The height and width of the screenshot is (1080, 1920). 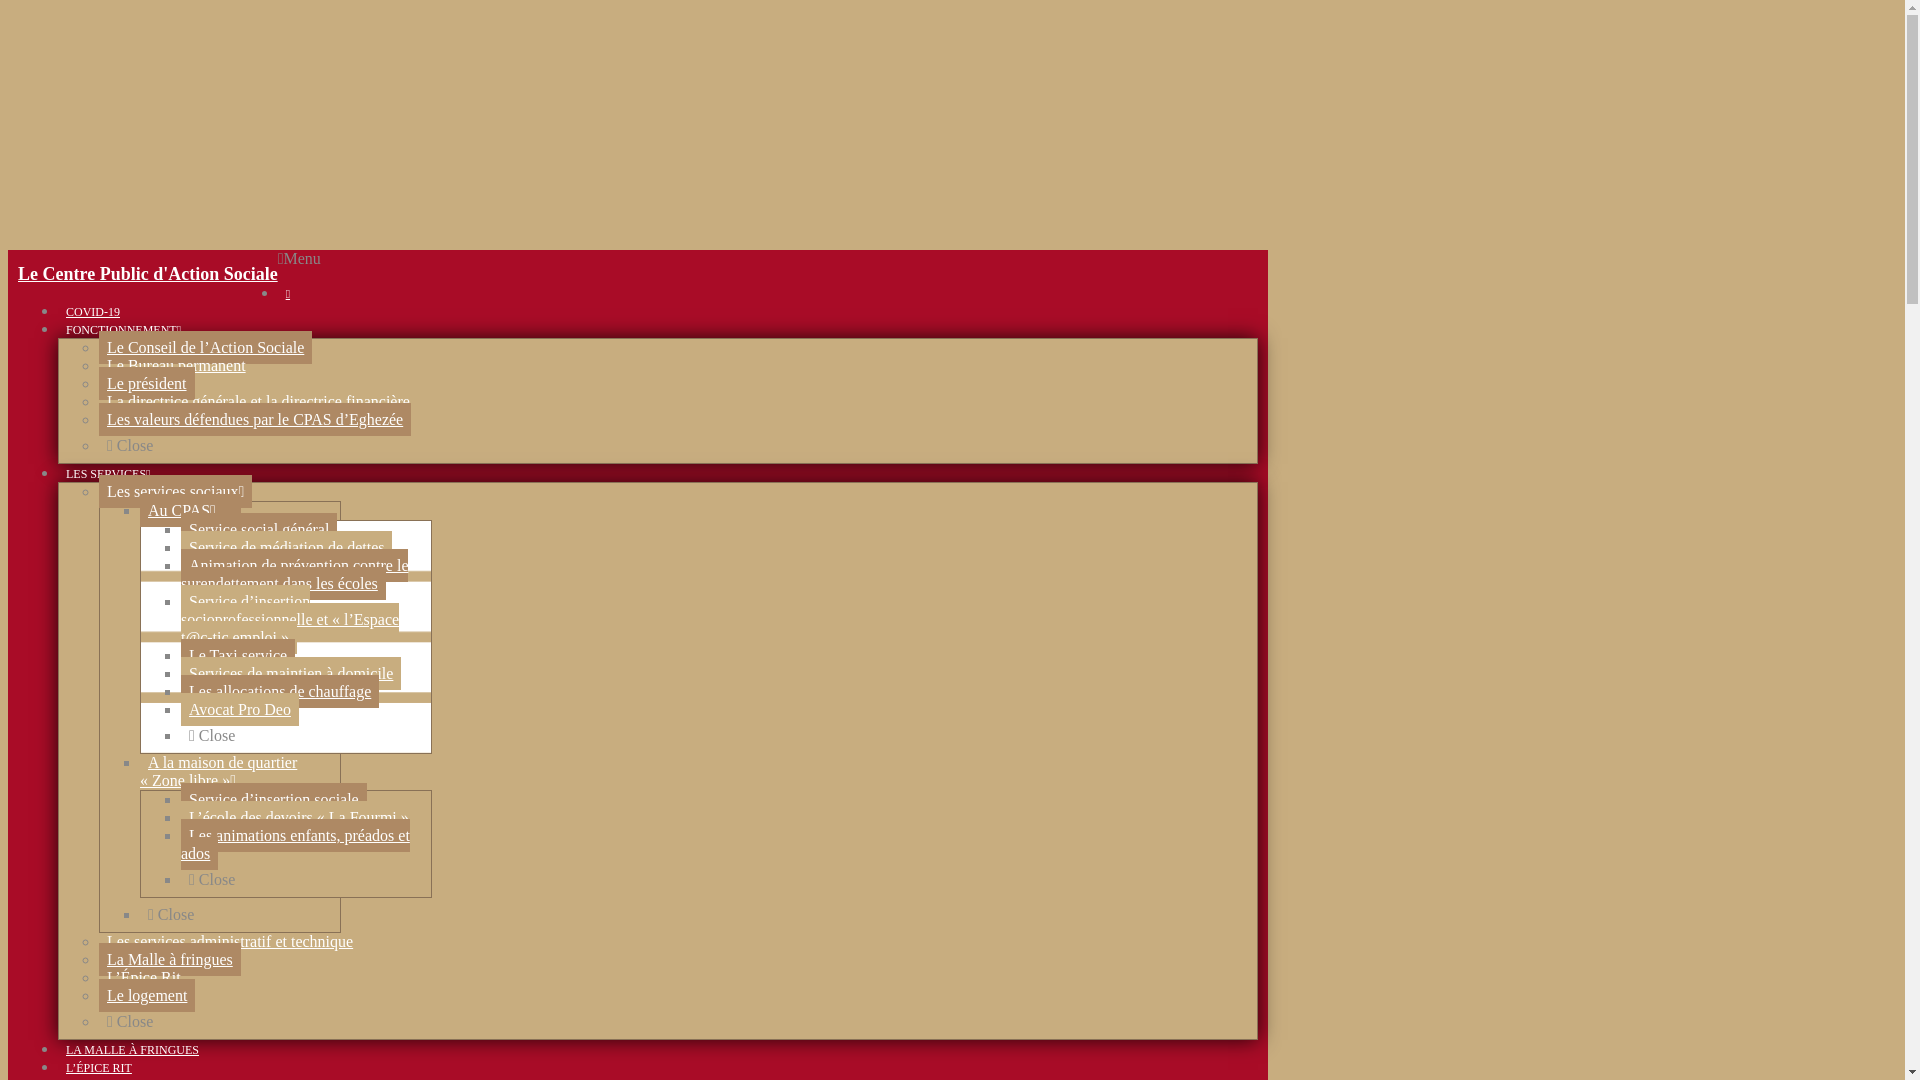 I want to click on 'Au CPAS', so click(x=190, y=509).